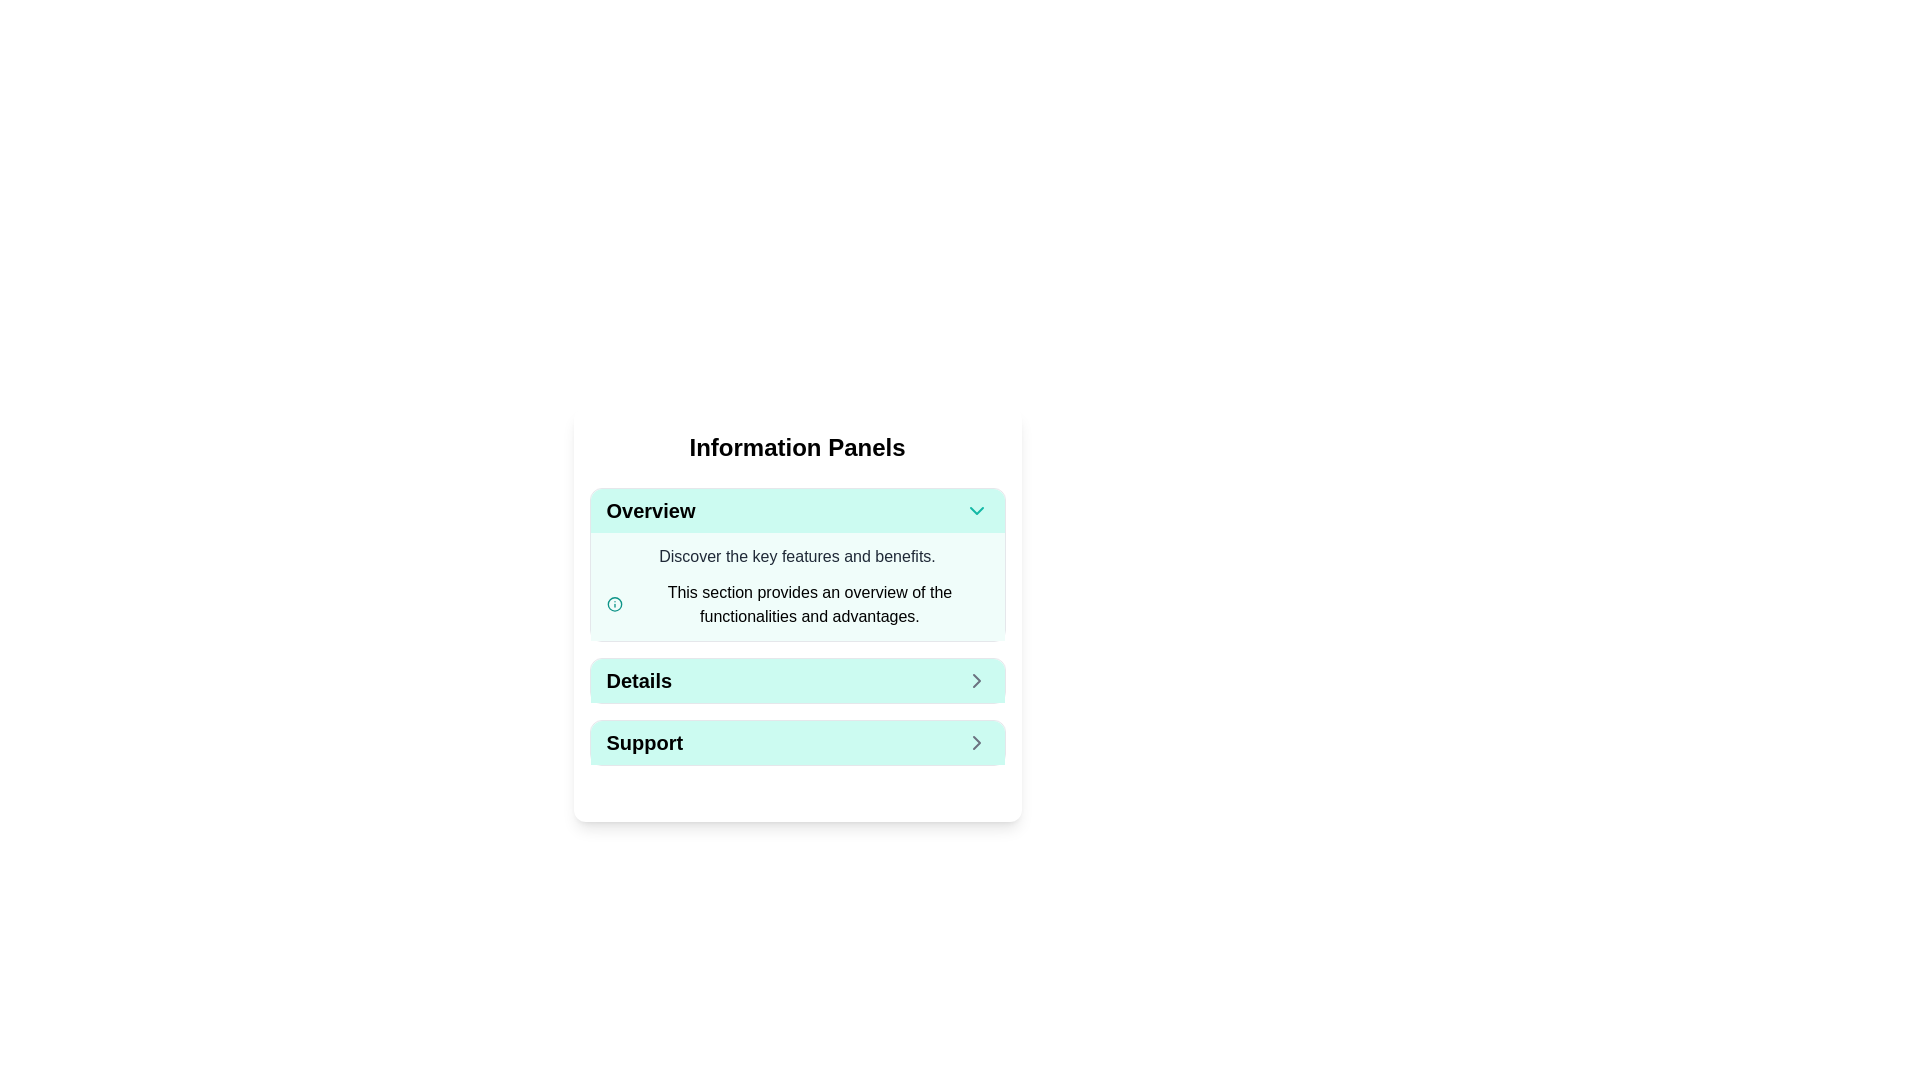 This screenshot has width=1920, height=1080. I want to click on the third button in the 'Information Panels', so click(796, 743).